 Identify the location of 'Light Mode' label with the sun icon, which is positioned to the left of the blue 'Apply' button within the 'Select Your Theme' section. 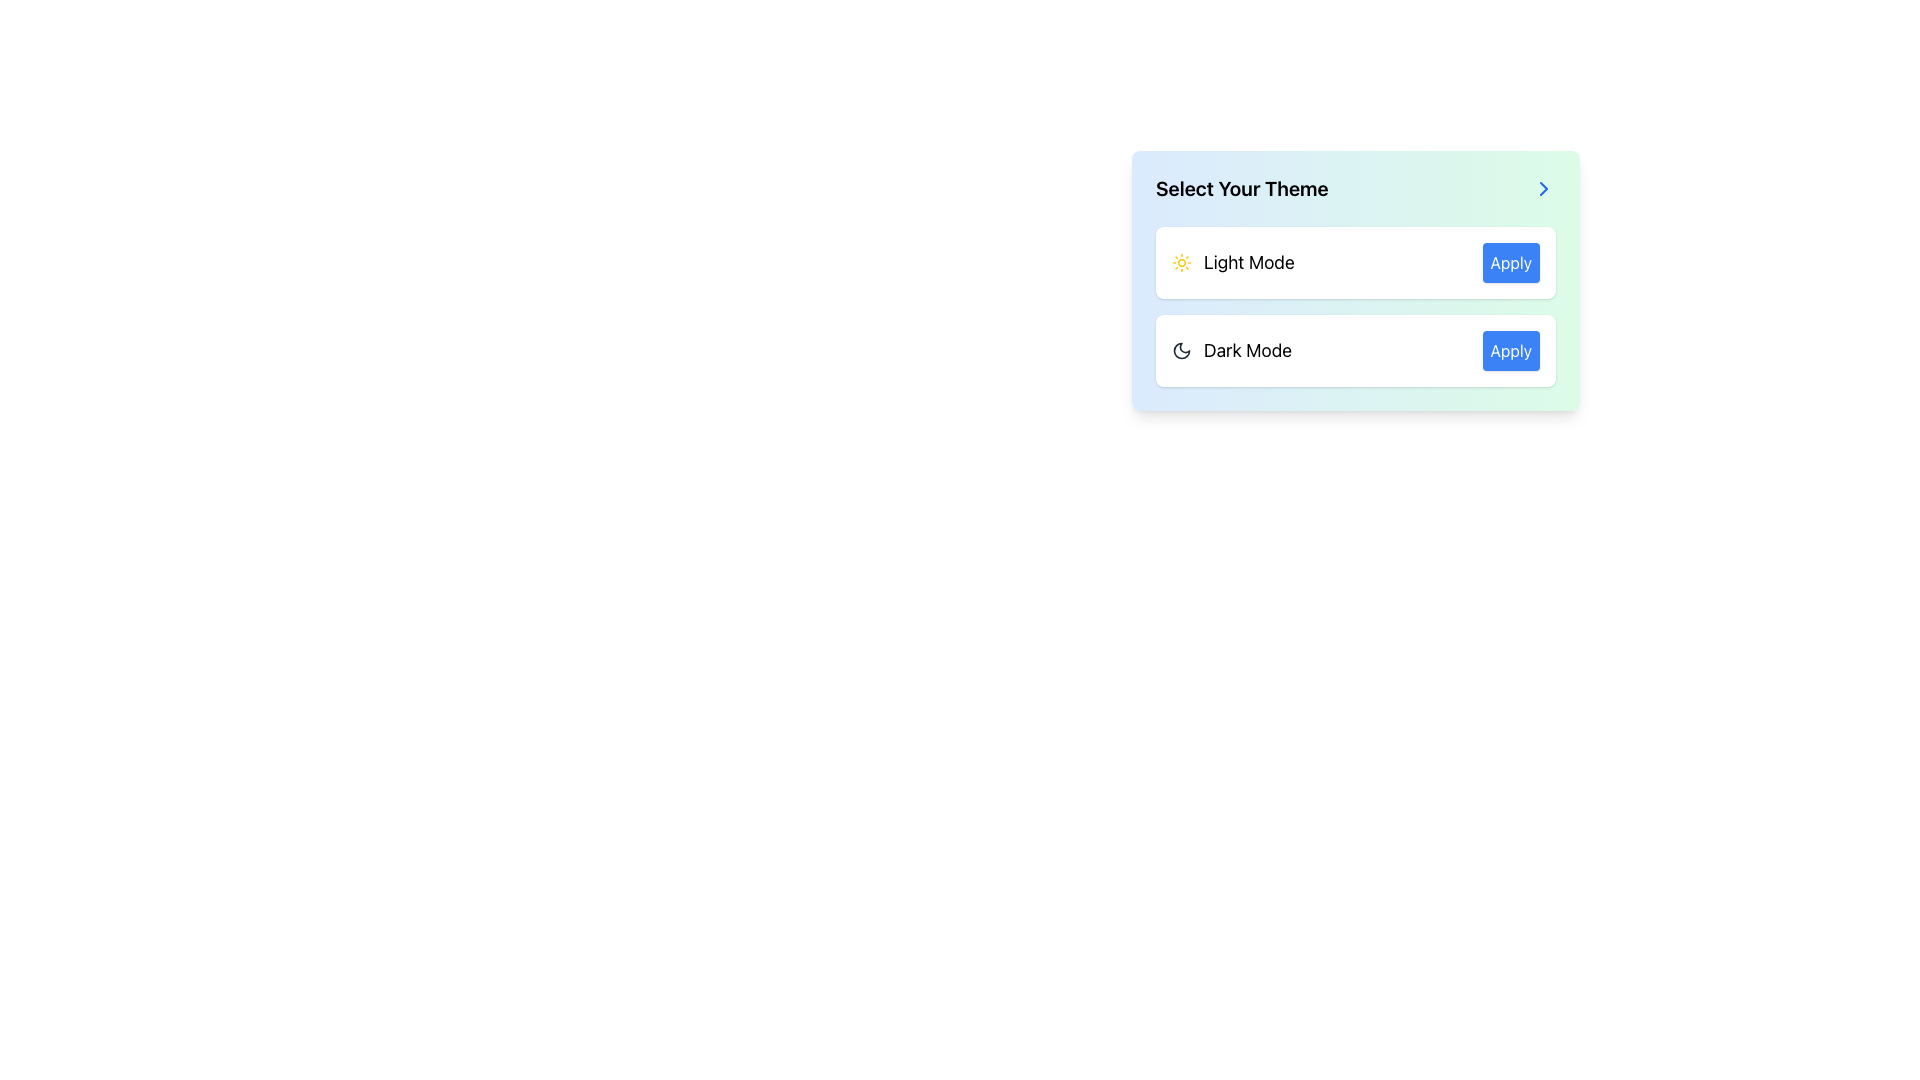
(1232, 261).